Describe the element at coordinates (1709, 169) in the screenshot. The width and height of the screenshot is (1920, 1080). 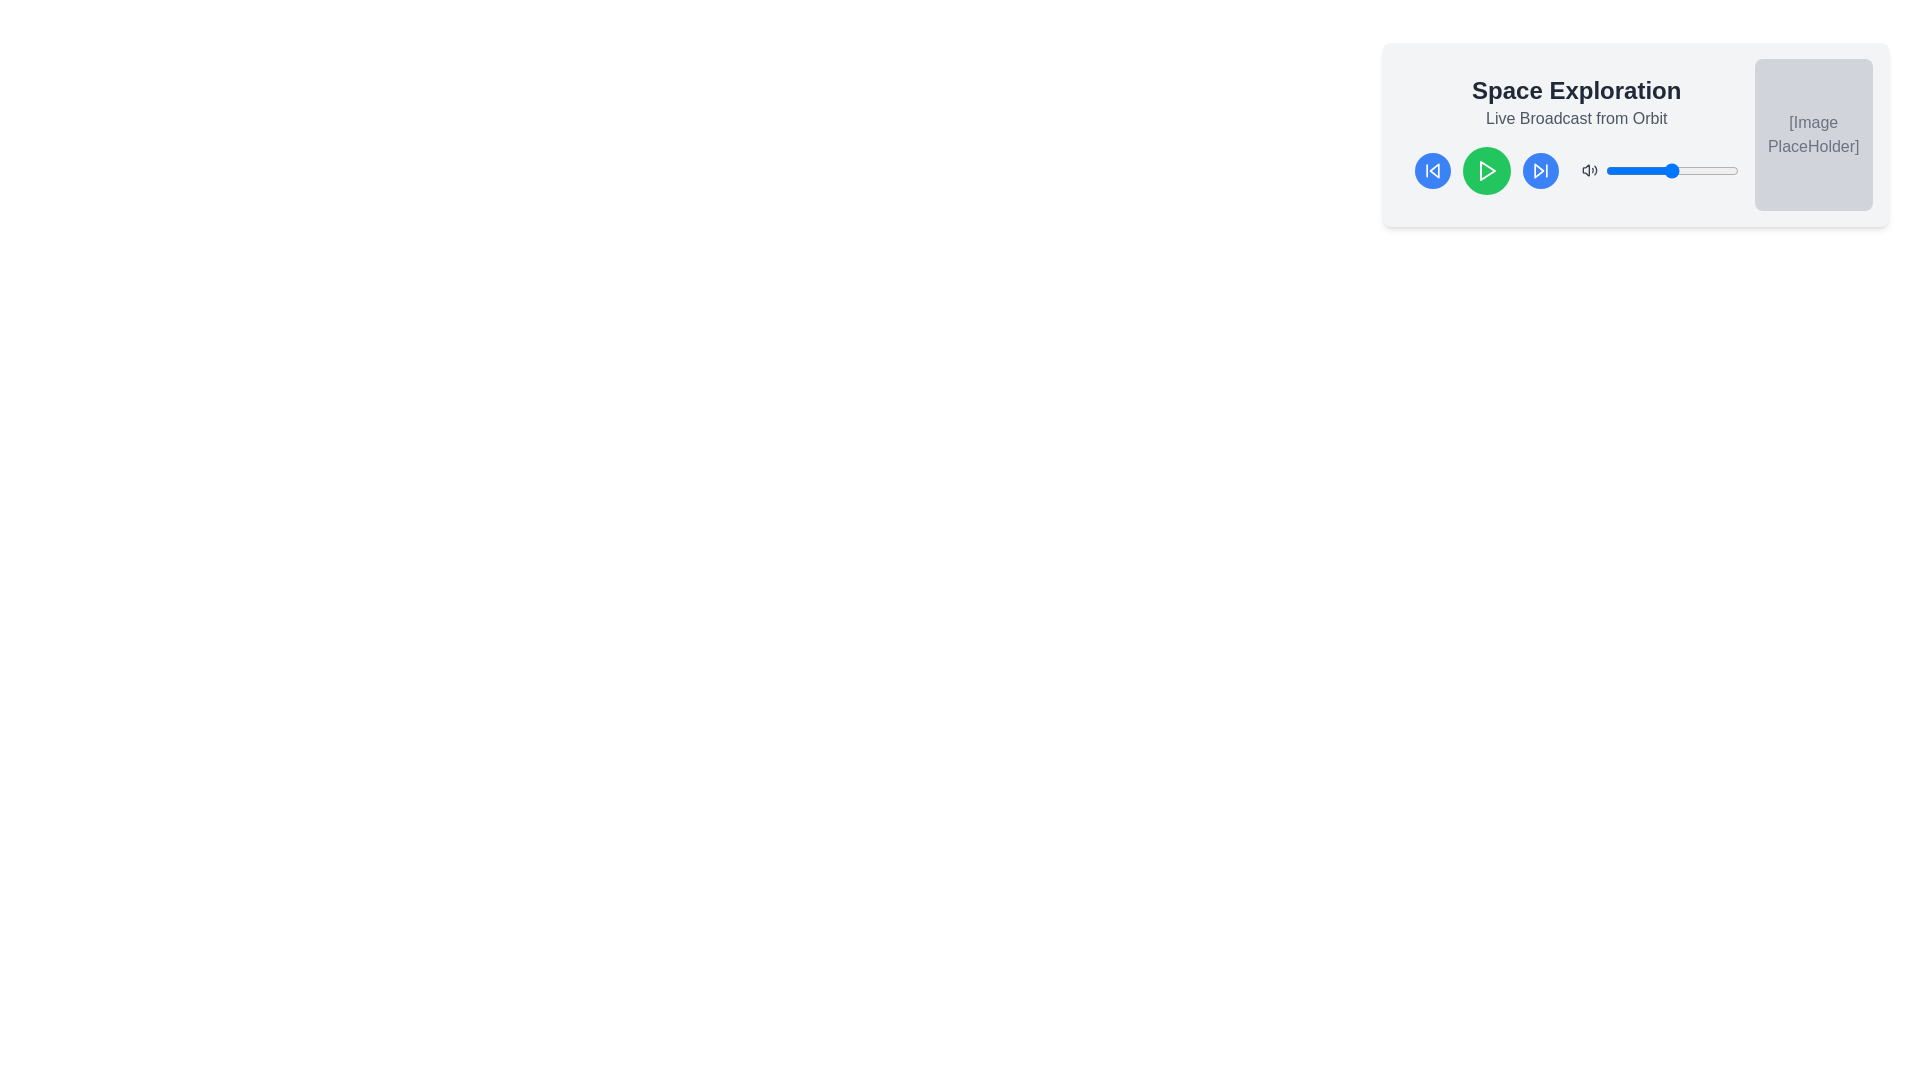
I see `slider value` at that location.